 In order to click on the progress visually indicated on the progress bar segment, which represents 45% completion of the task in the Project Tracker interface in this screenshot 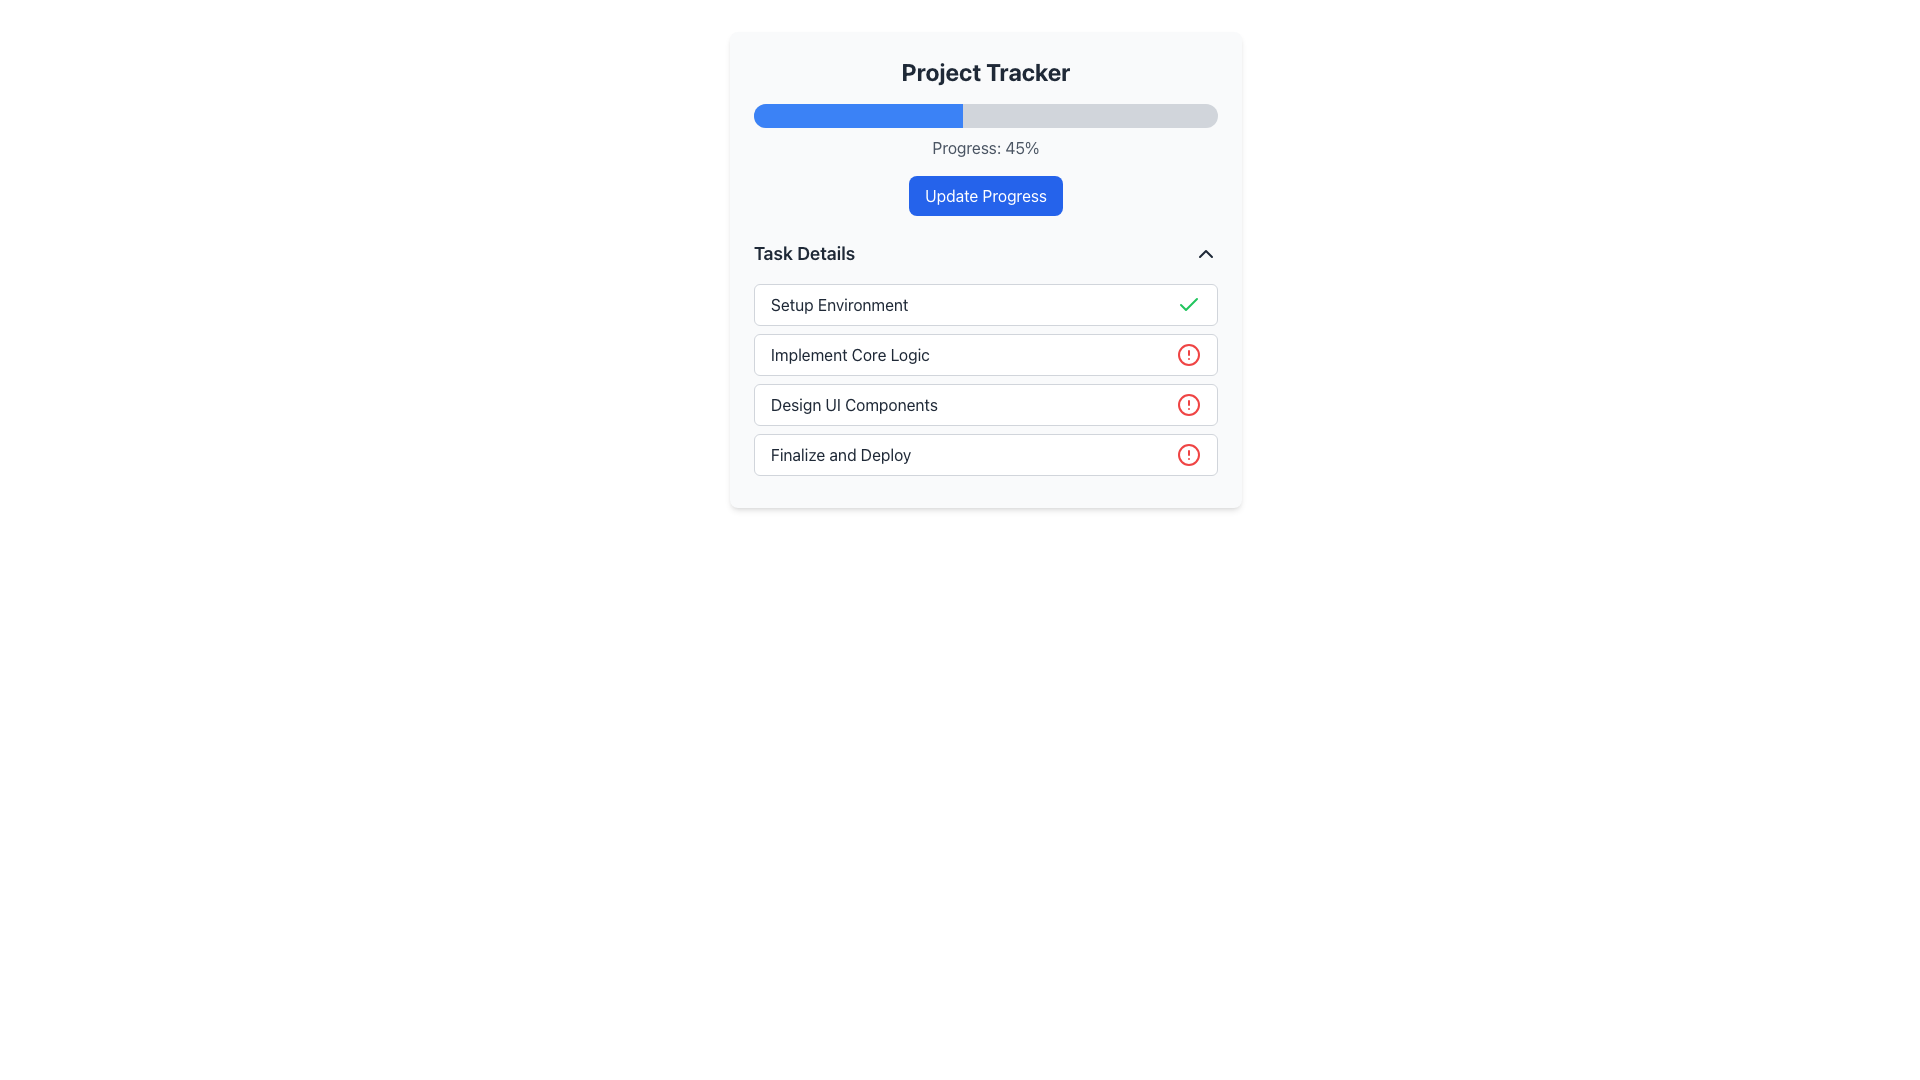, I will do `click(858, 115)`.